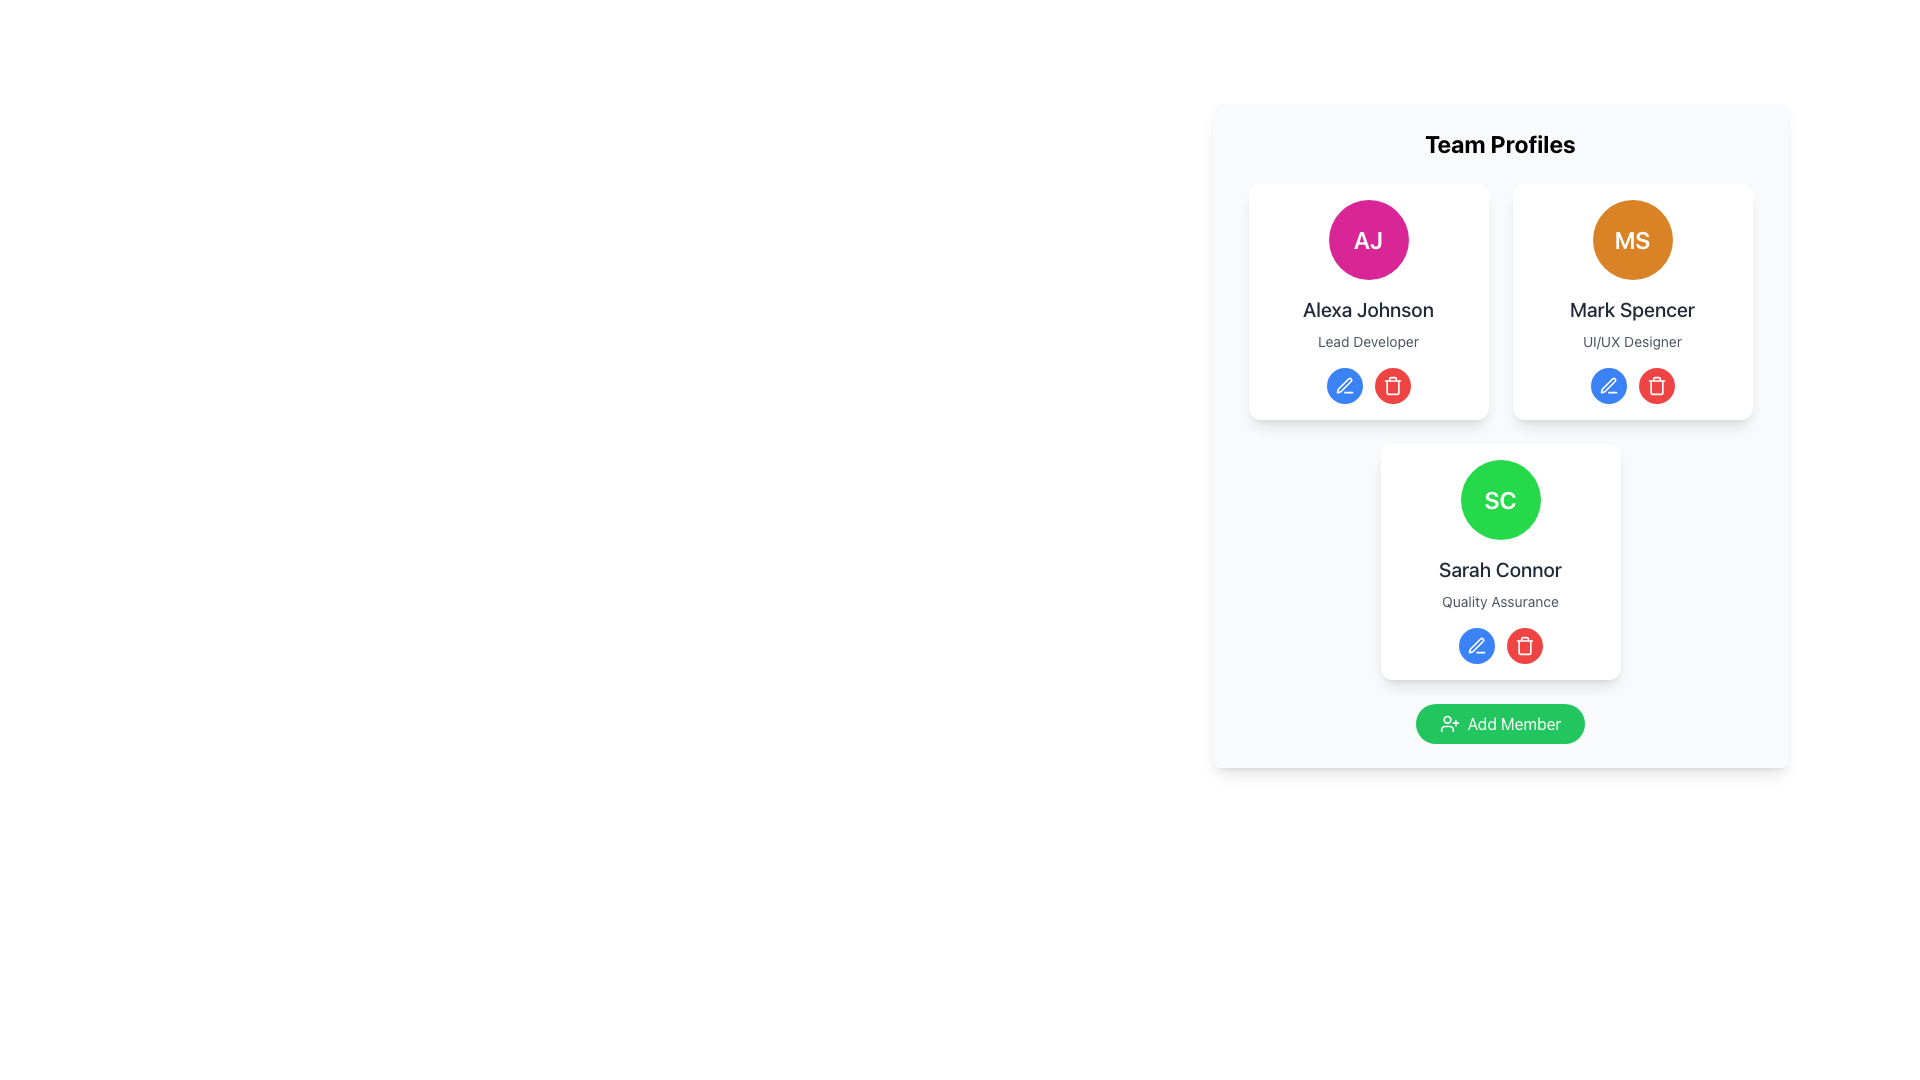 The image size is (1920, 1080). I want to click on the 'Add Member' icon located on the left side of the green 'Add Member' button at the bottom of the 'Team Profiles' section, so click(1449, 724).